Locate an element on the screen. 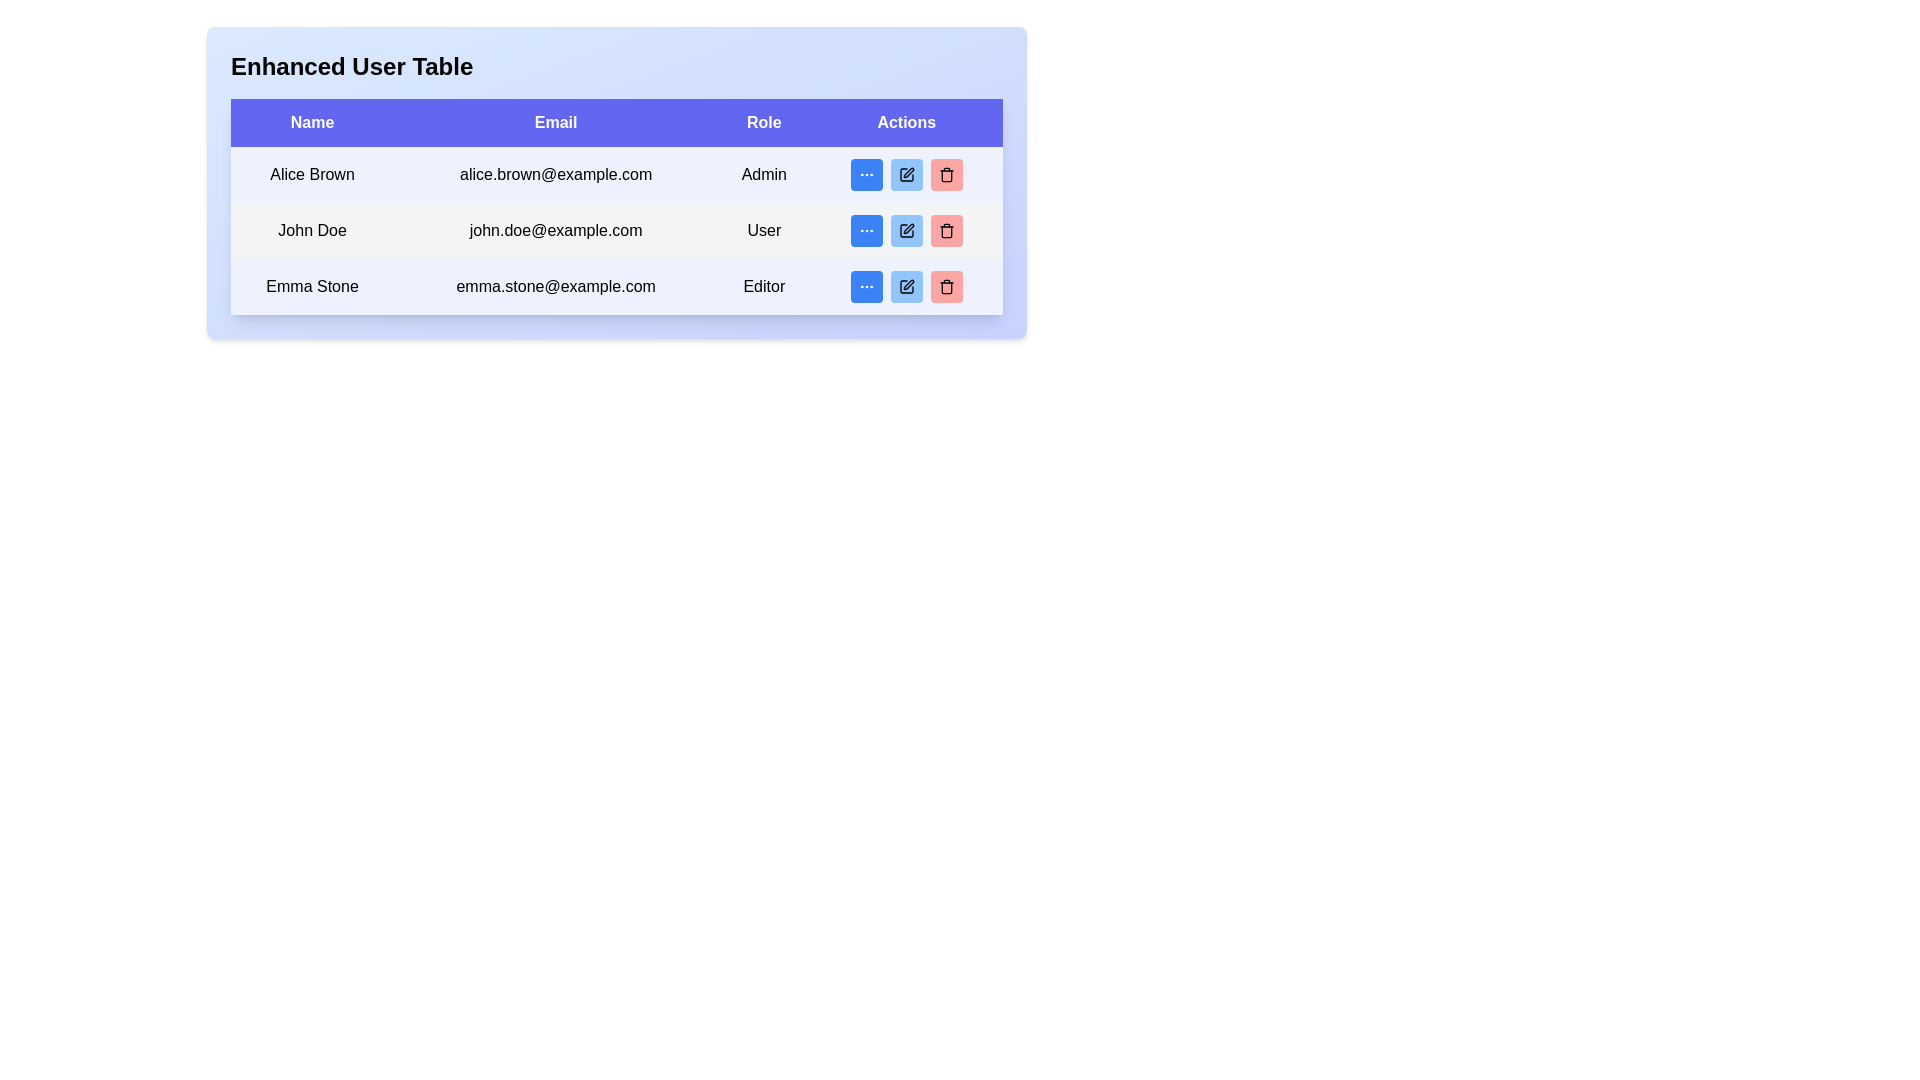 Image resolution: width=1920 pixels, height=1080 pixels. the delete button located in the third row of the table under the 'Actions' column, positioned to the right of the blue button with a pen icon is located at coordinates (945, 286).